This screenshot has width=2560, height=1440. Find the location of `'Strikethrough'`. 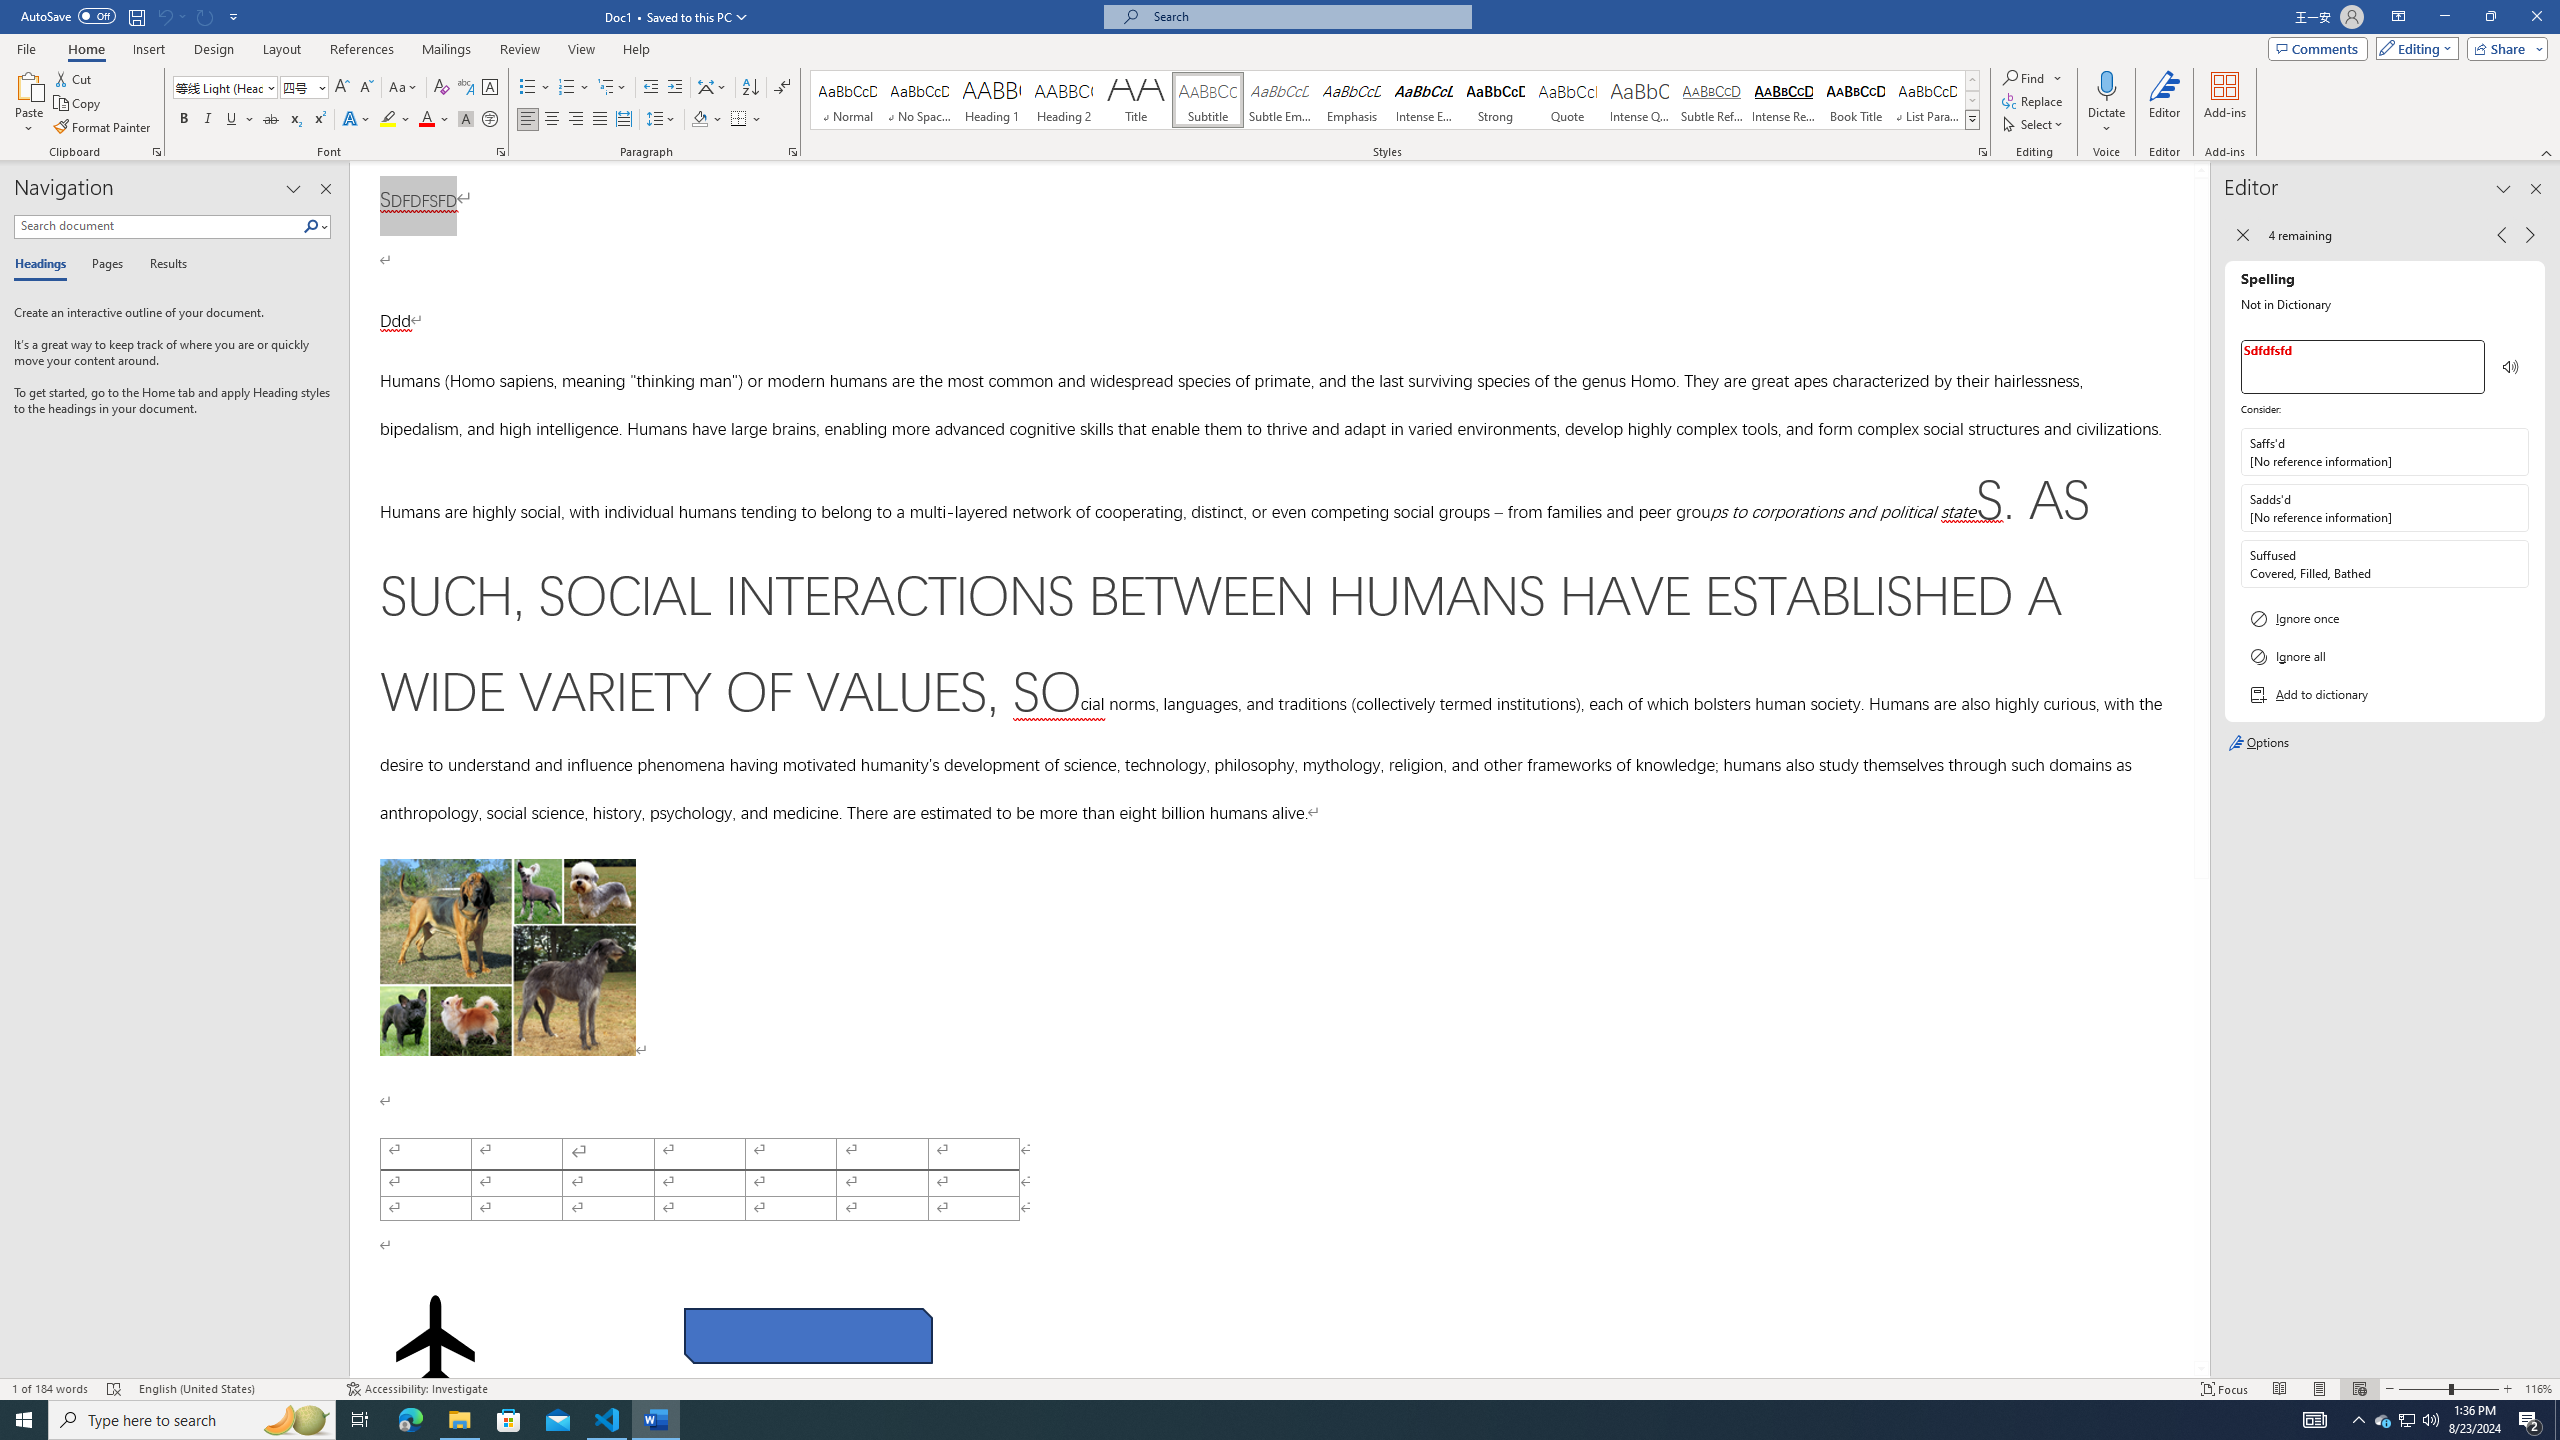

'Strikethrough' is located at coordinates (270, 118).